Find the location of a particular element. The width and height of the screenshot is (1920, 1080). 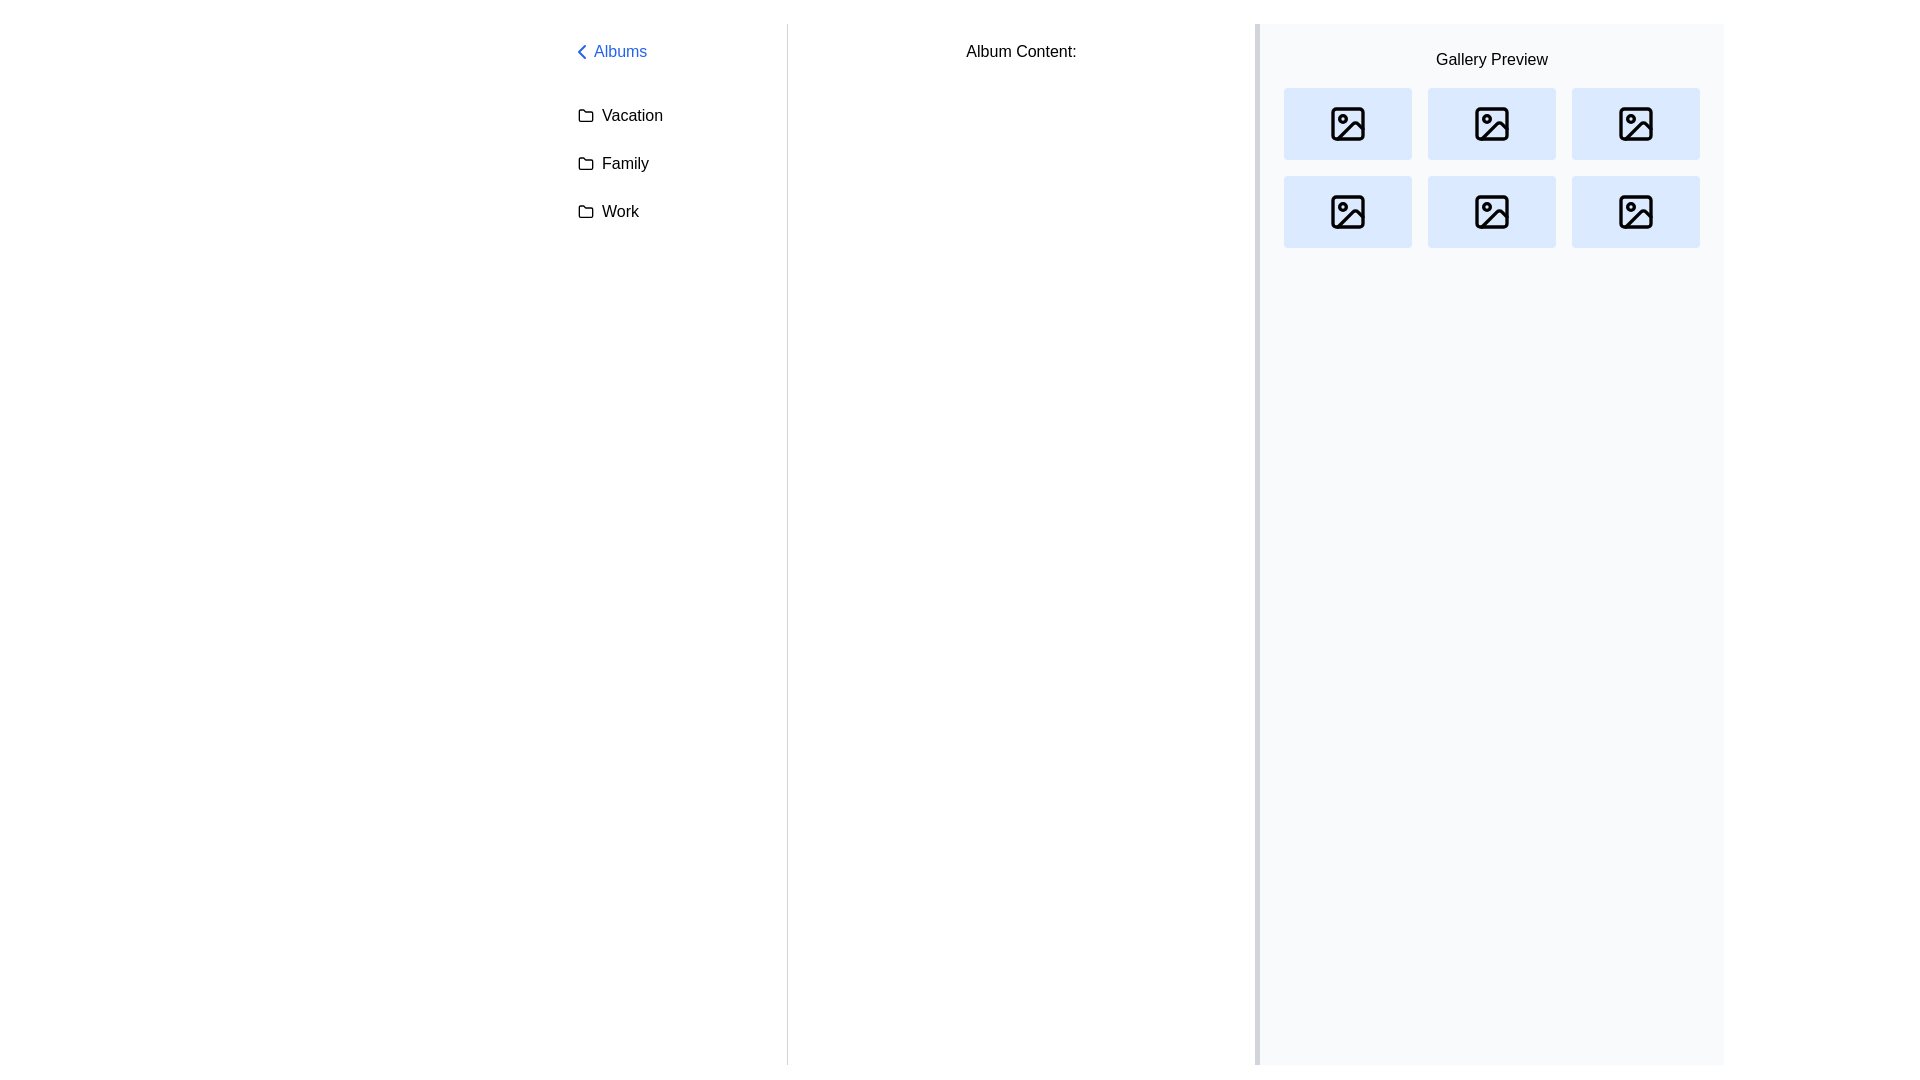

the Icon-like Shape (Rounded Rectangle) located in the bottom-right section of the 'Gallery Preview' with a size of 18x18 pixels is located at coordinates (1636, 212).